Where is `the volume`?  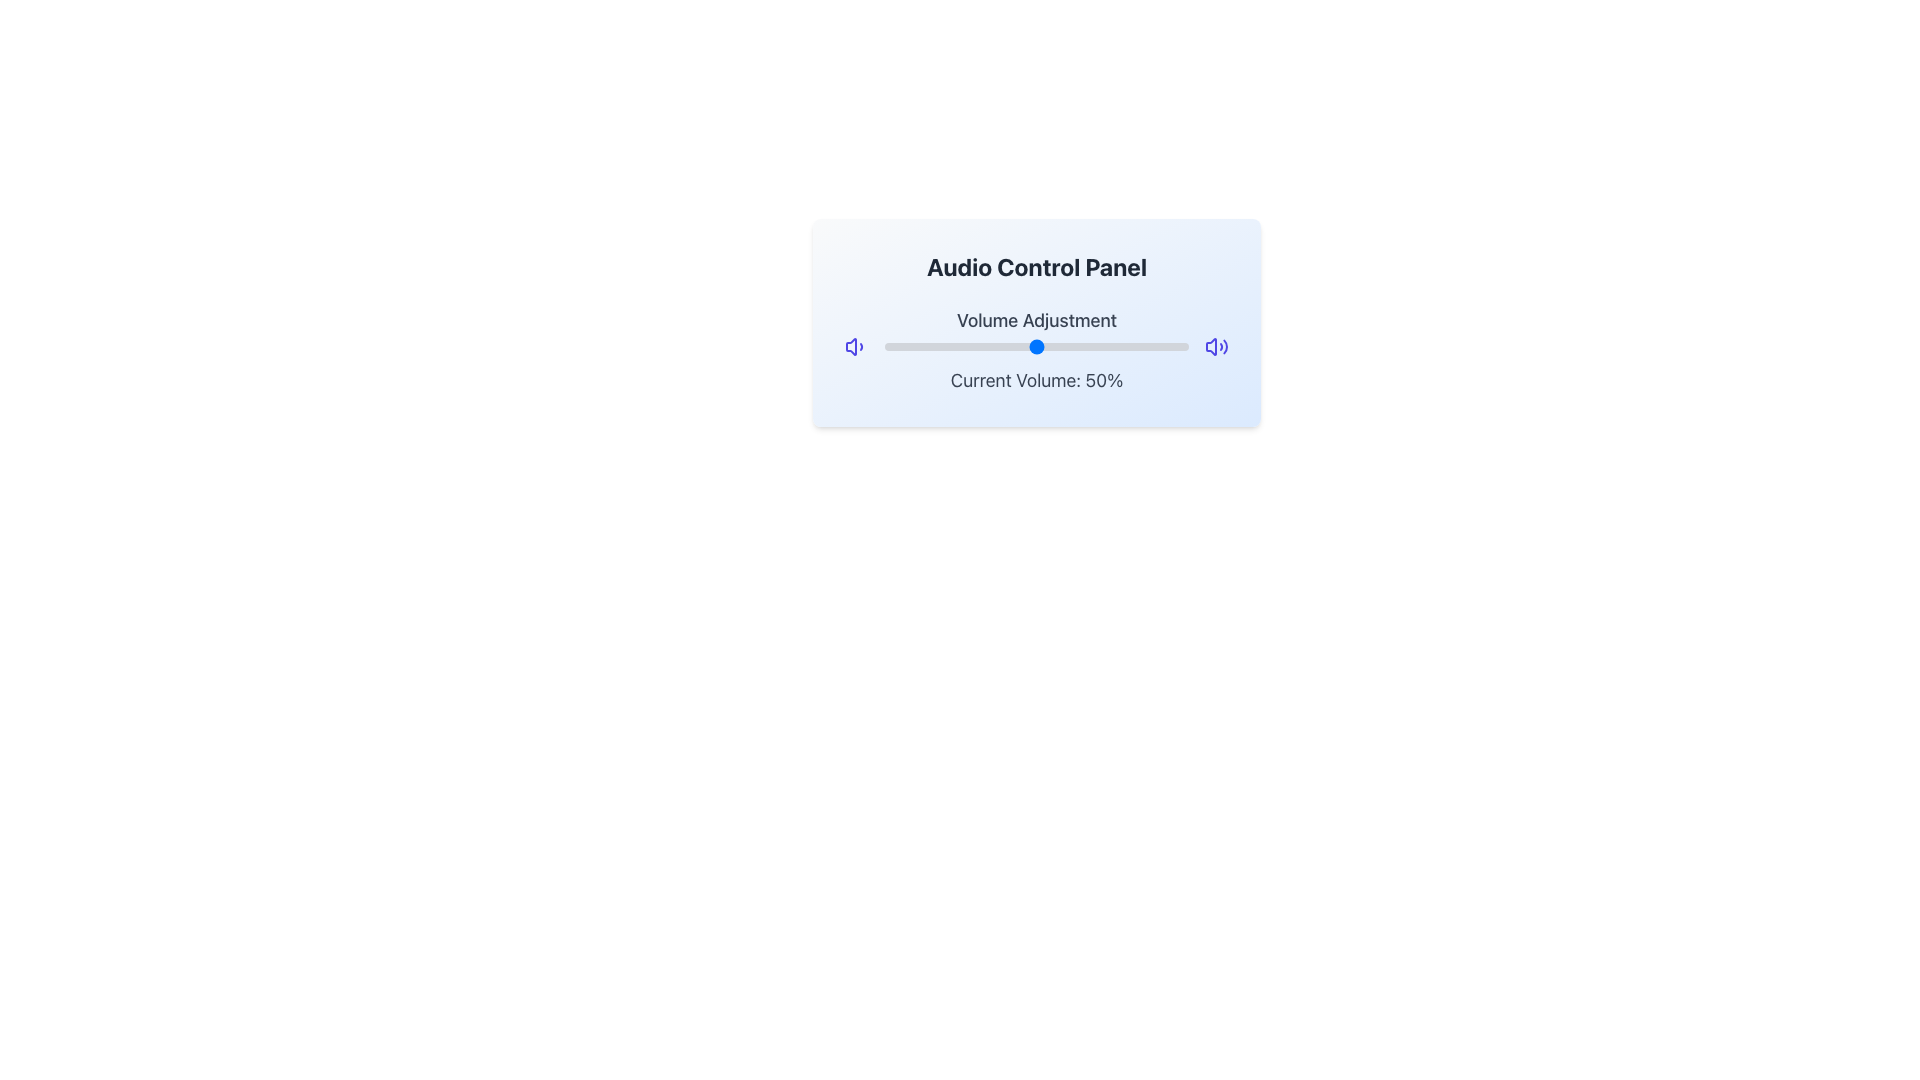
the volume is located at coordinates (1040, 342).